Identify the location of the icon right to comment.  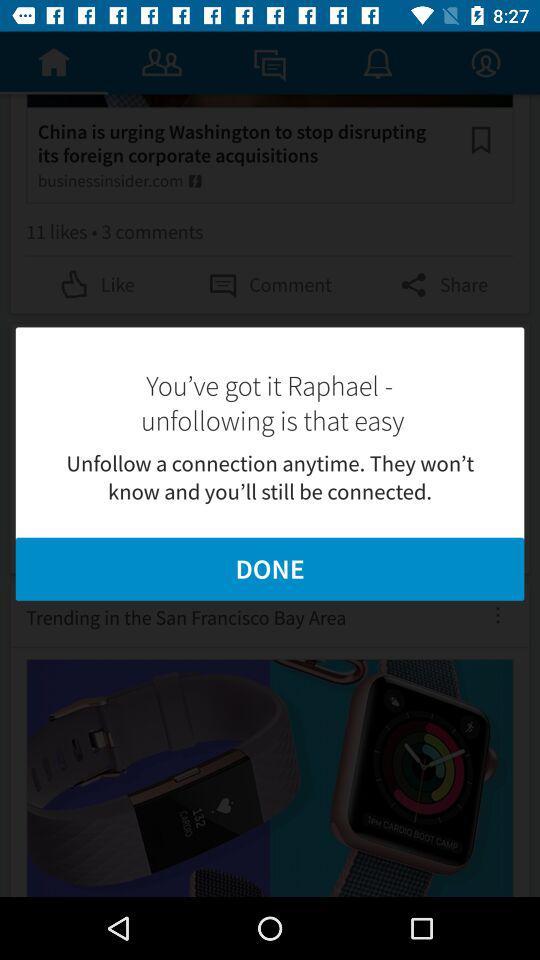
(443, 284).